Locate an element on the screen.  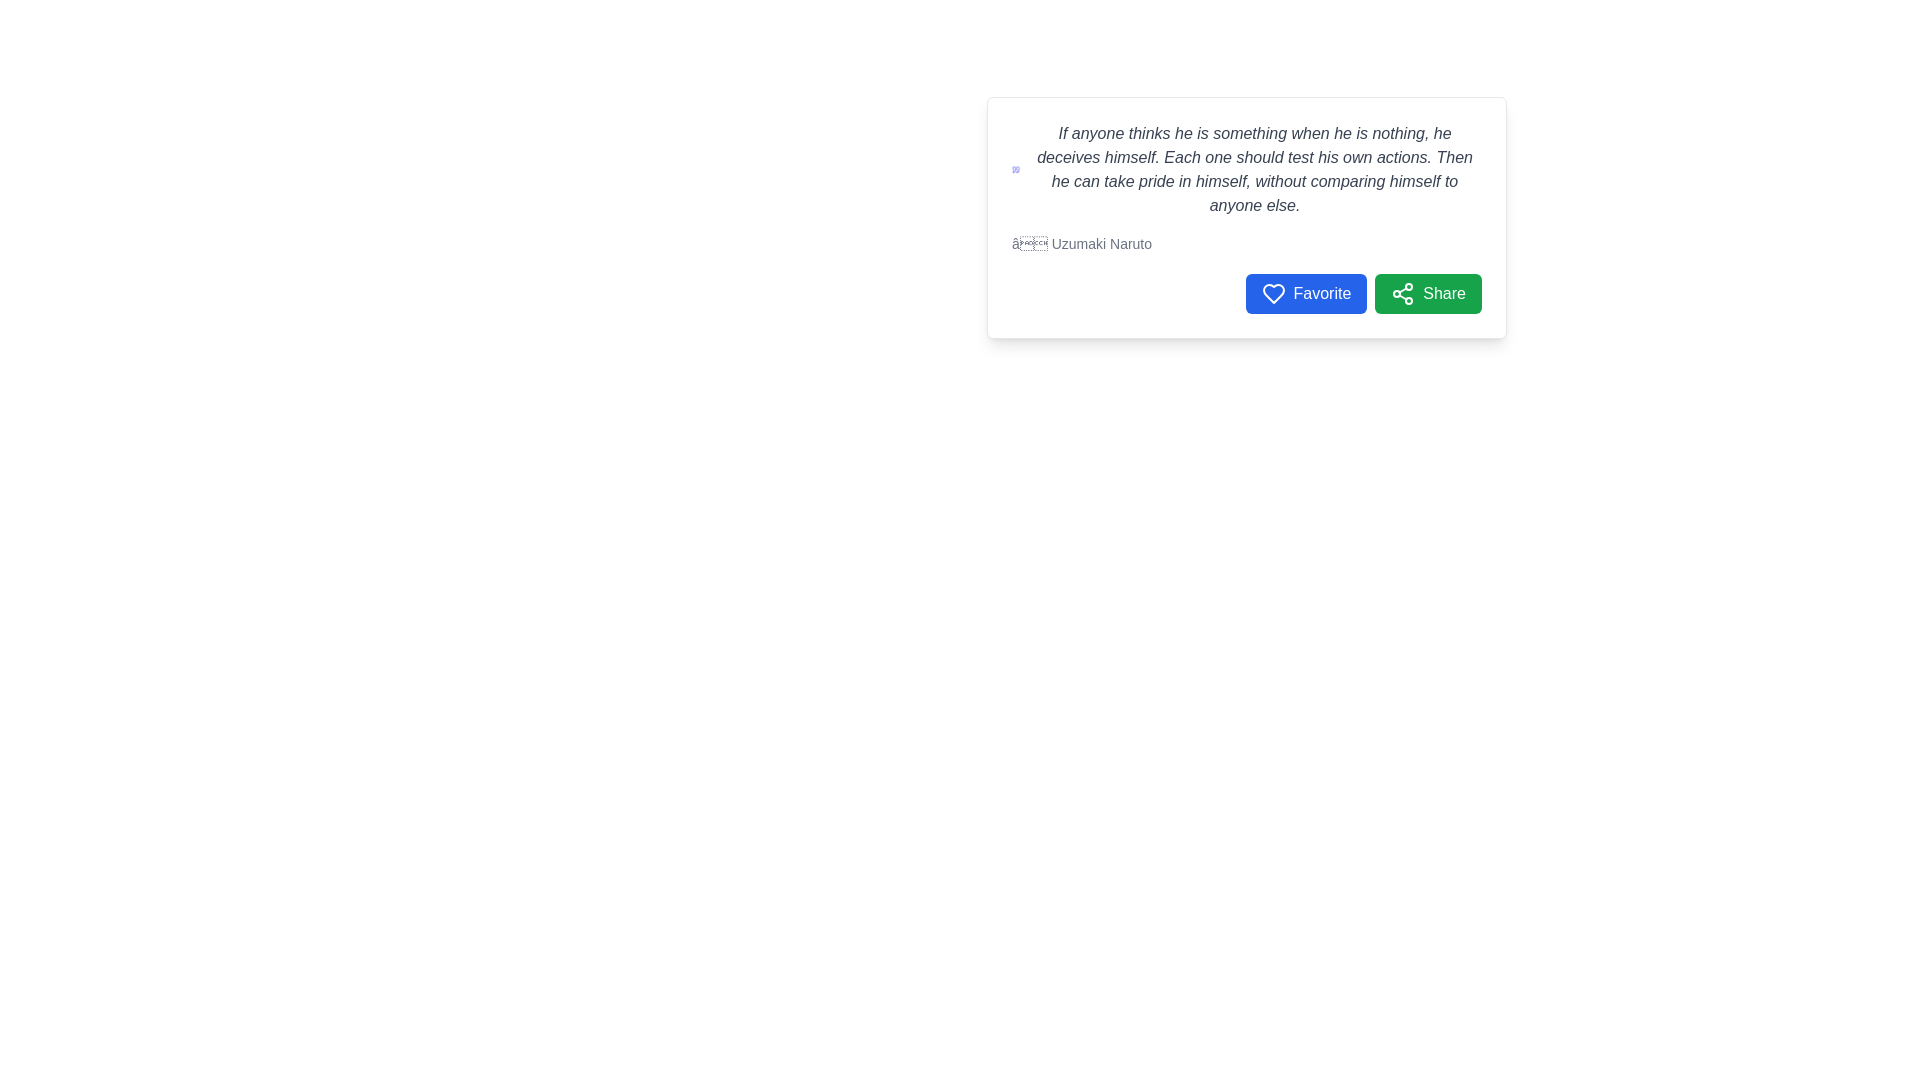
the favorite button, which is the leftmost button in a horizontal arrangement next to a green 'Share' button is located at coordinates (1306, 293).